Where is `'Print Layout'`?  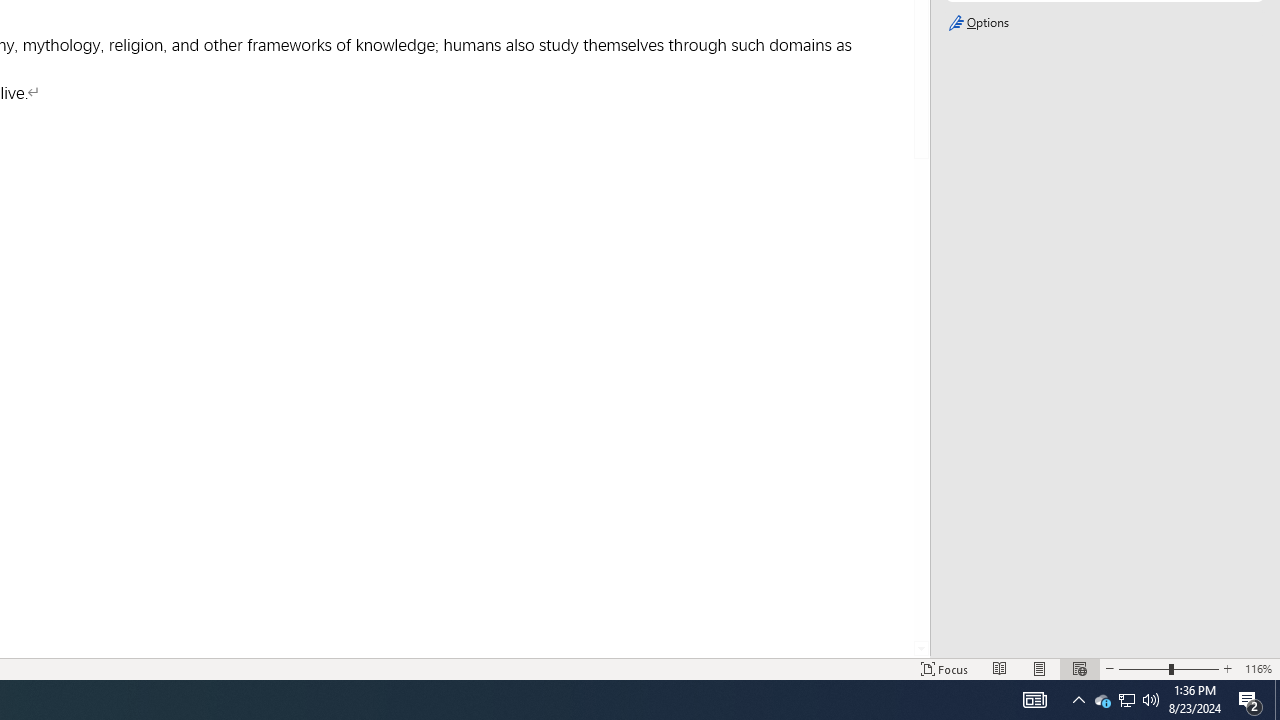
'Print Layout' is located at coordinates (1040, 669).